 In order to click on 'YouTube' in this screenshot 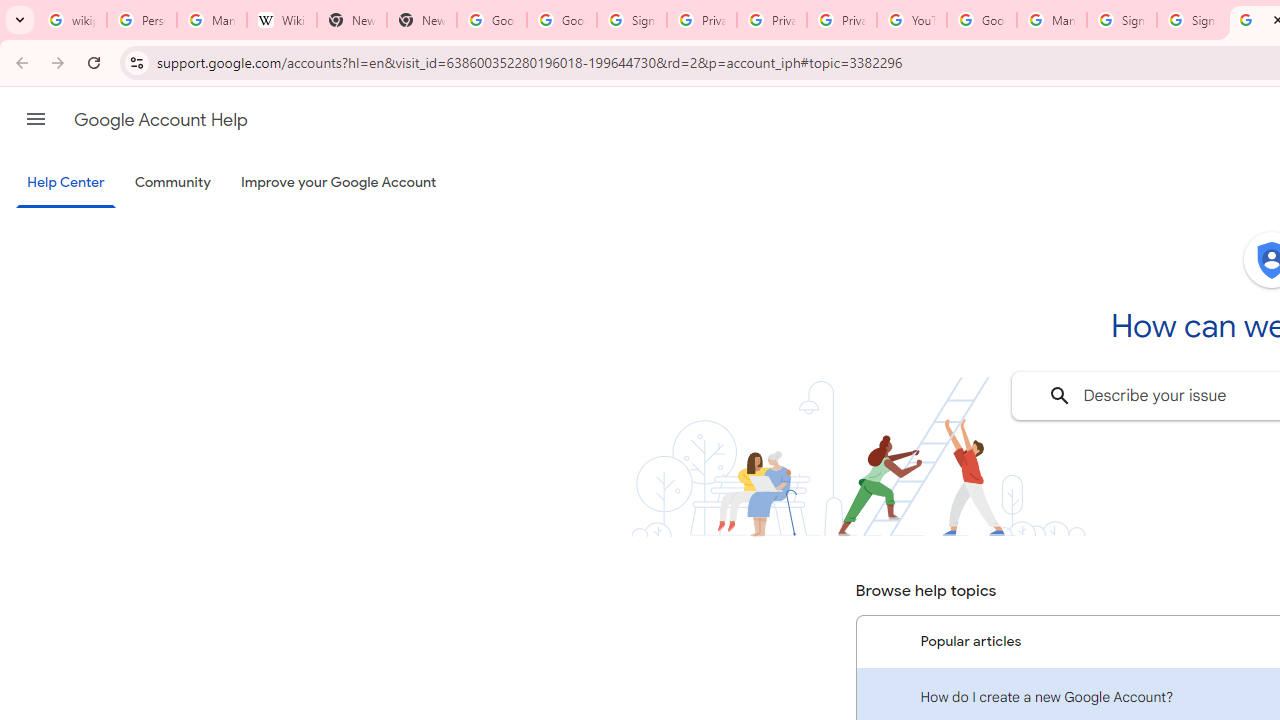, I will do `click(911, 20)`.